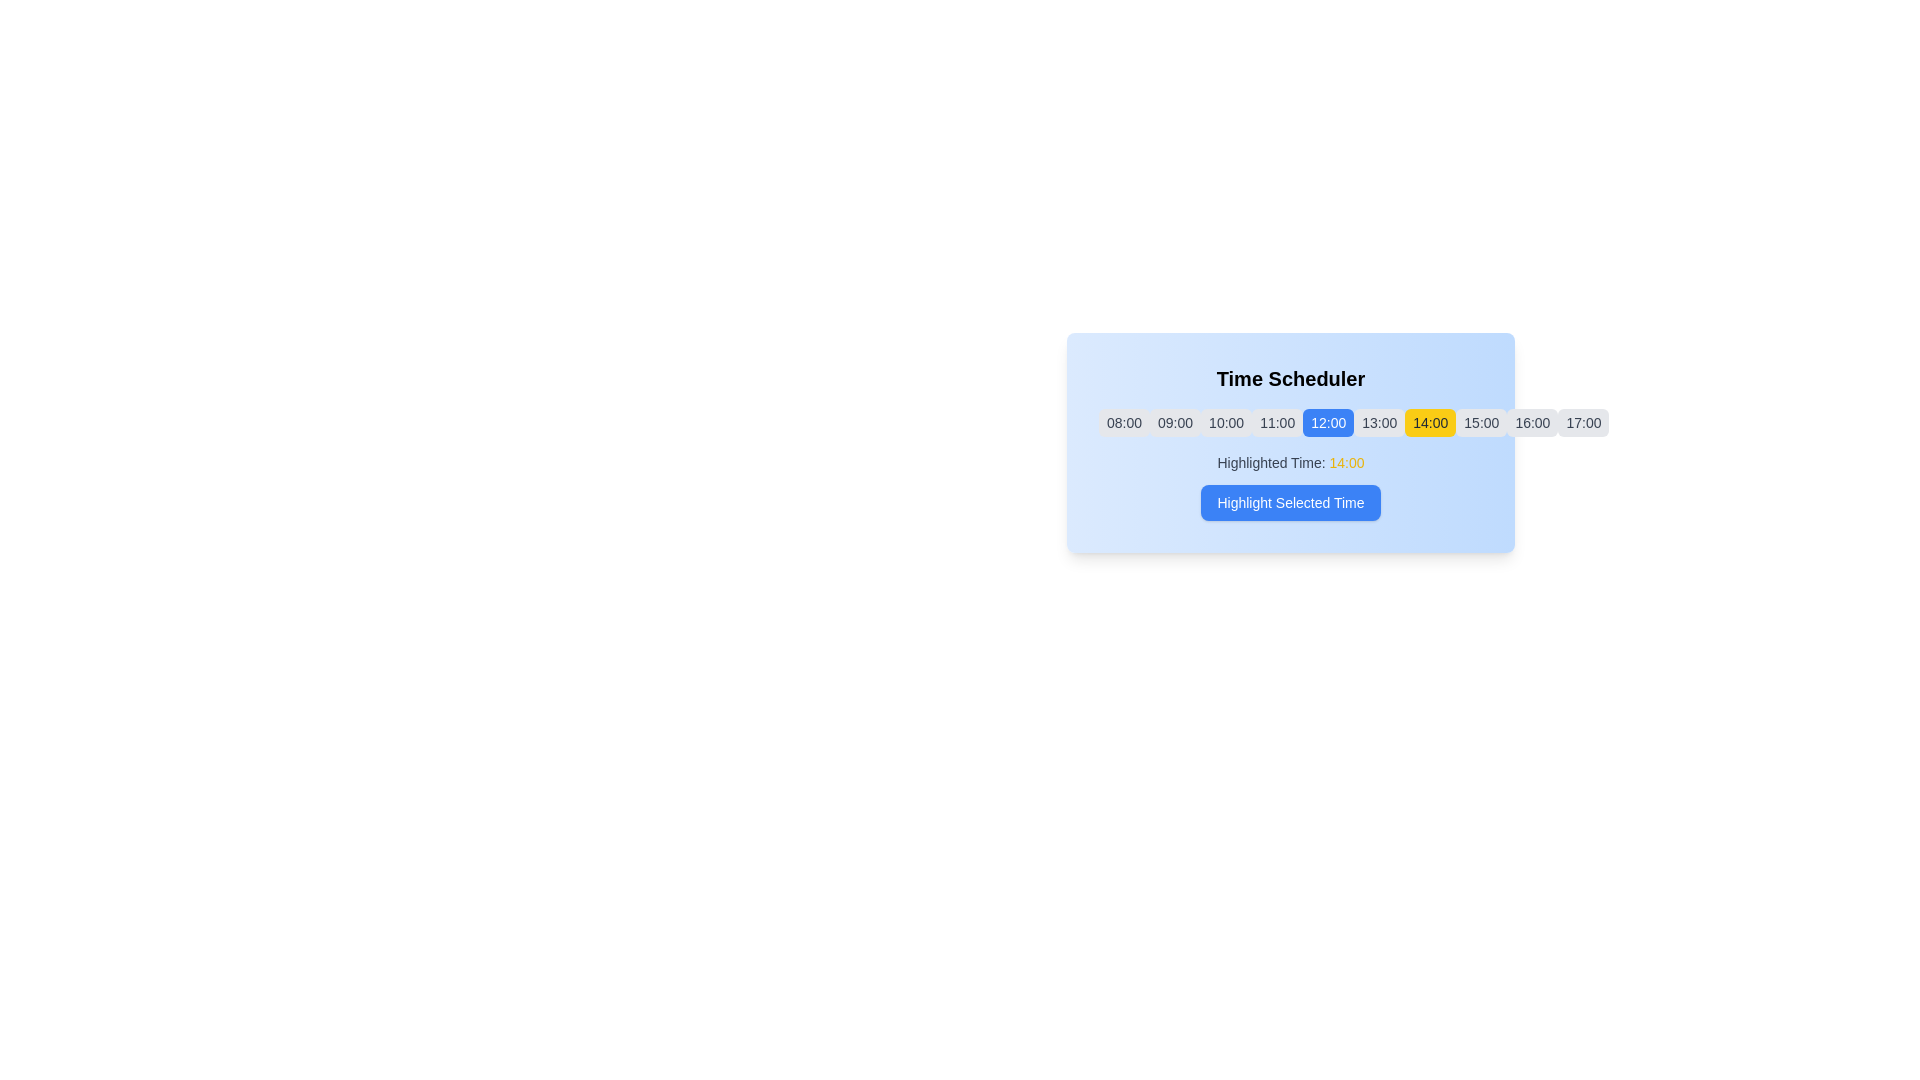 The image size is (1920, 1080). Describe the element at coordinates (1276, 422) in the screenshot. I see `the '11:00' time slot button located fourth from the left in the horizontal list under 'Time Scheduler'` at that location.